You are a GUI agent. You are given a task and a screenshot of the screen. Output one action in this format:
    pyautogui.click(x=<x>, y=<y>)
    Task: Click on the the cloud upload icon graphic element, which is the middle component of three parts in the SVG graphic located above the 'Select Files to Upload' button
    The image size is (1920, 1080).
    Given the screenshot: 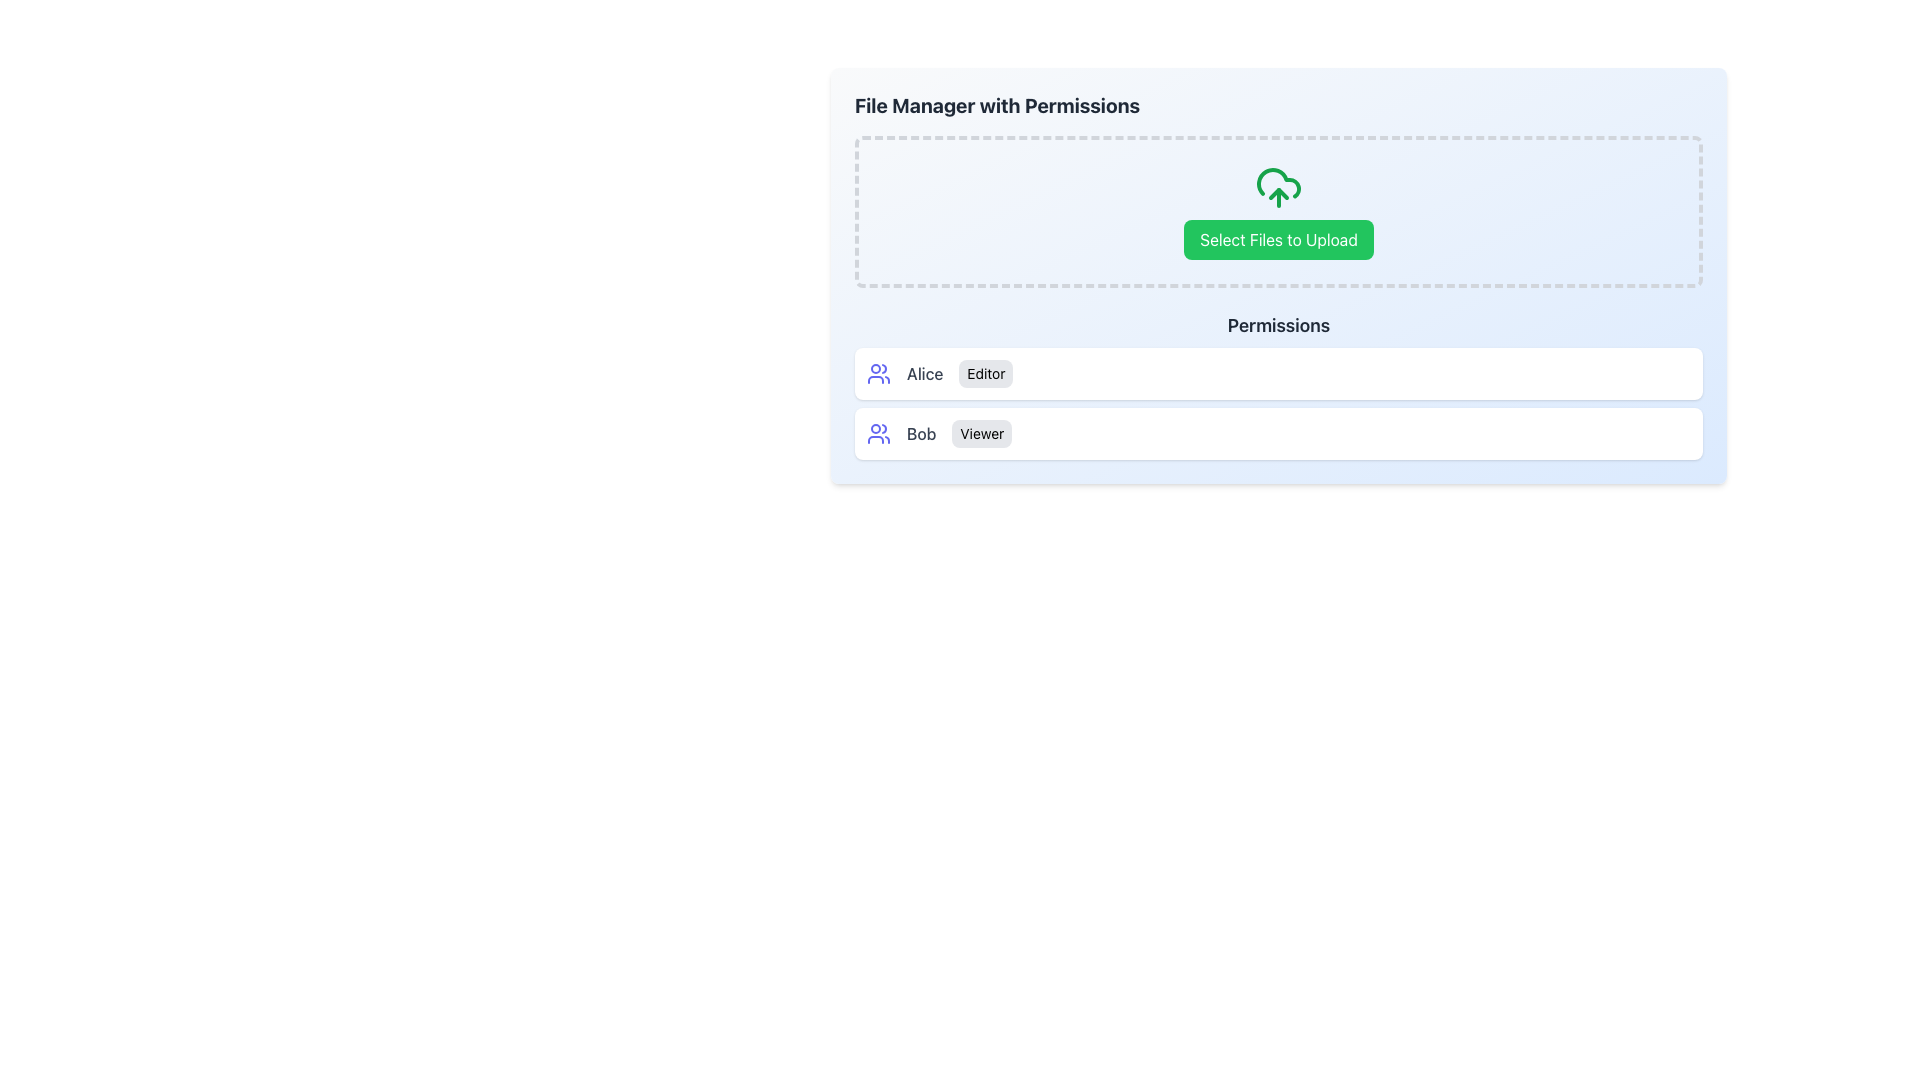 What is the action you would take?
    pyautogui.click(x=1277, y=183)
    